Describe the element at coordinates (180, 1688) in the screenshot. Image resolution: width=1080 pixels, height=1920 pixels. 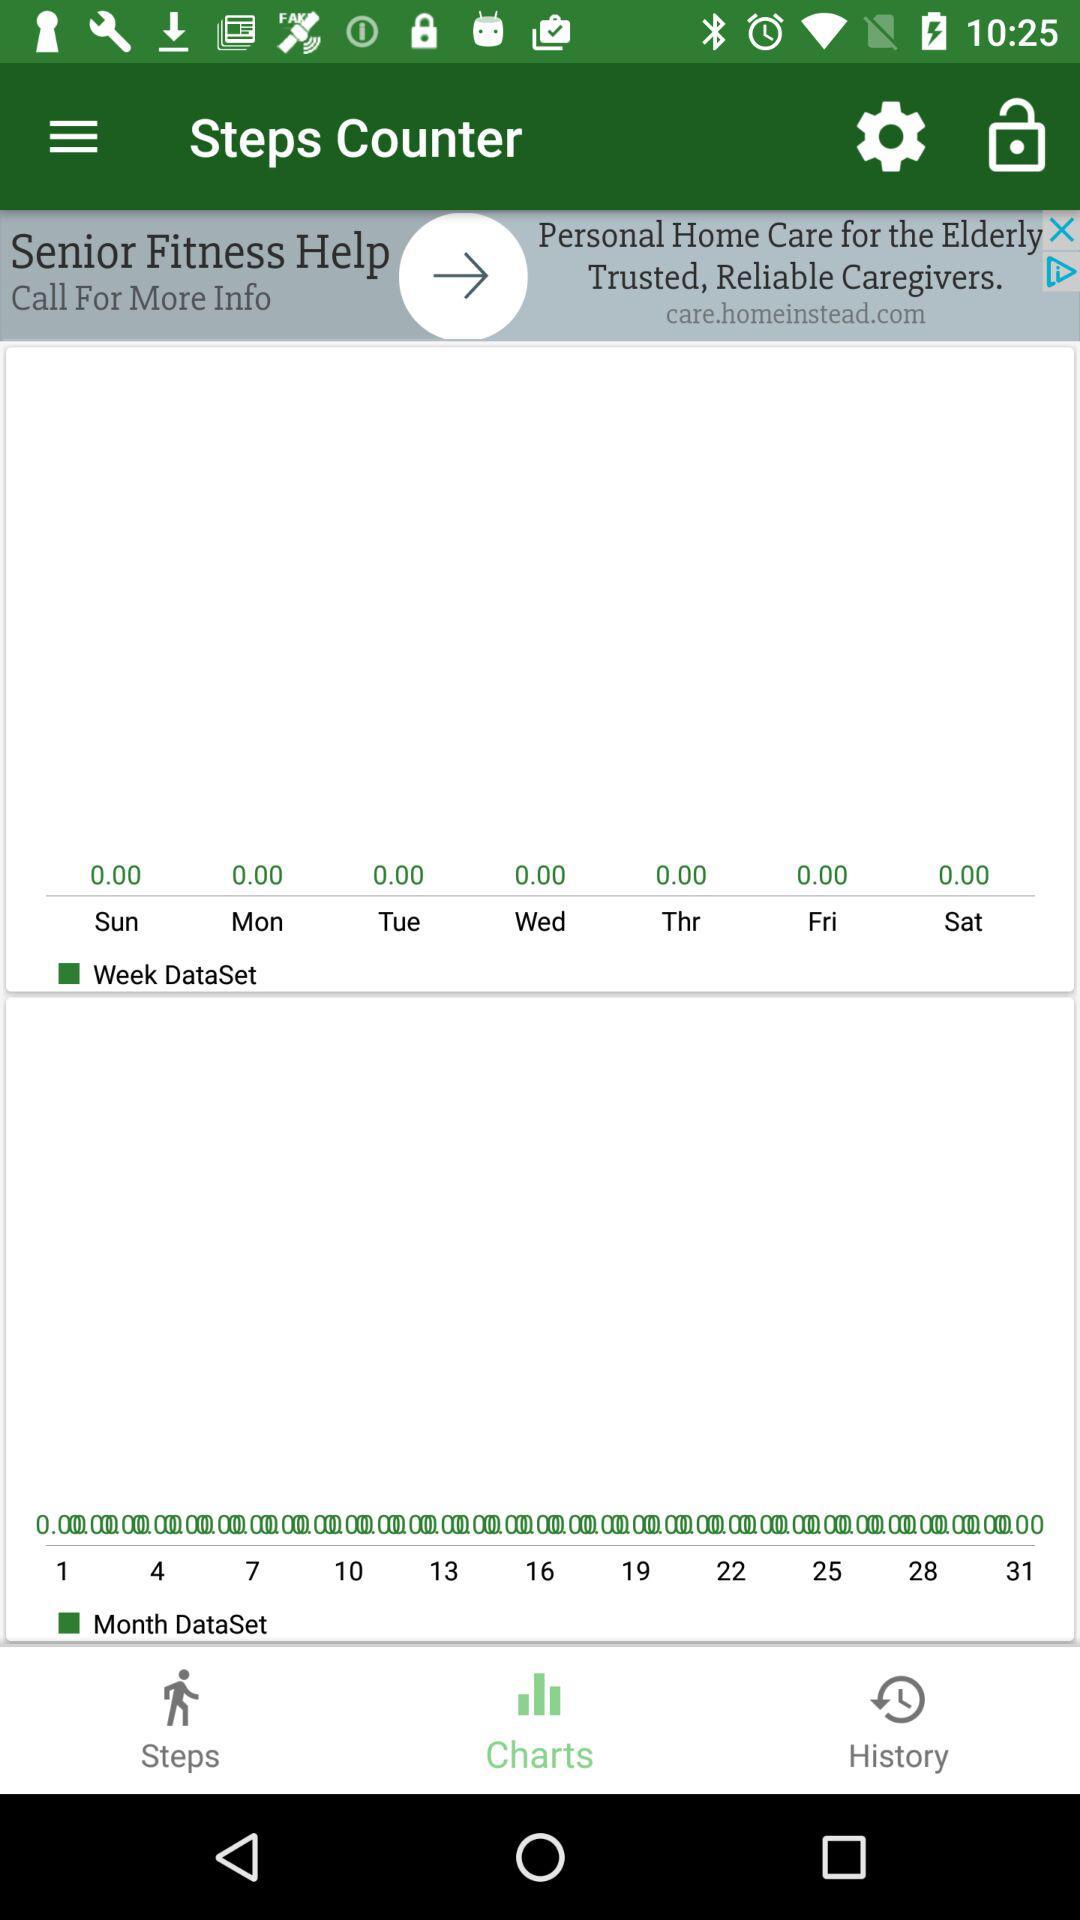
I see `the symbol which is immediately above steps` at that location.